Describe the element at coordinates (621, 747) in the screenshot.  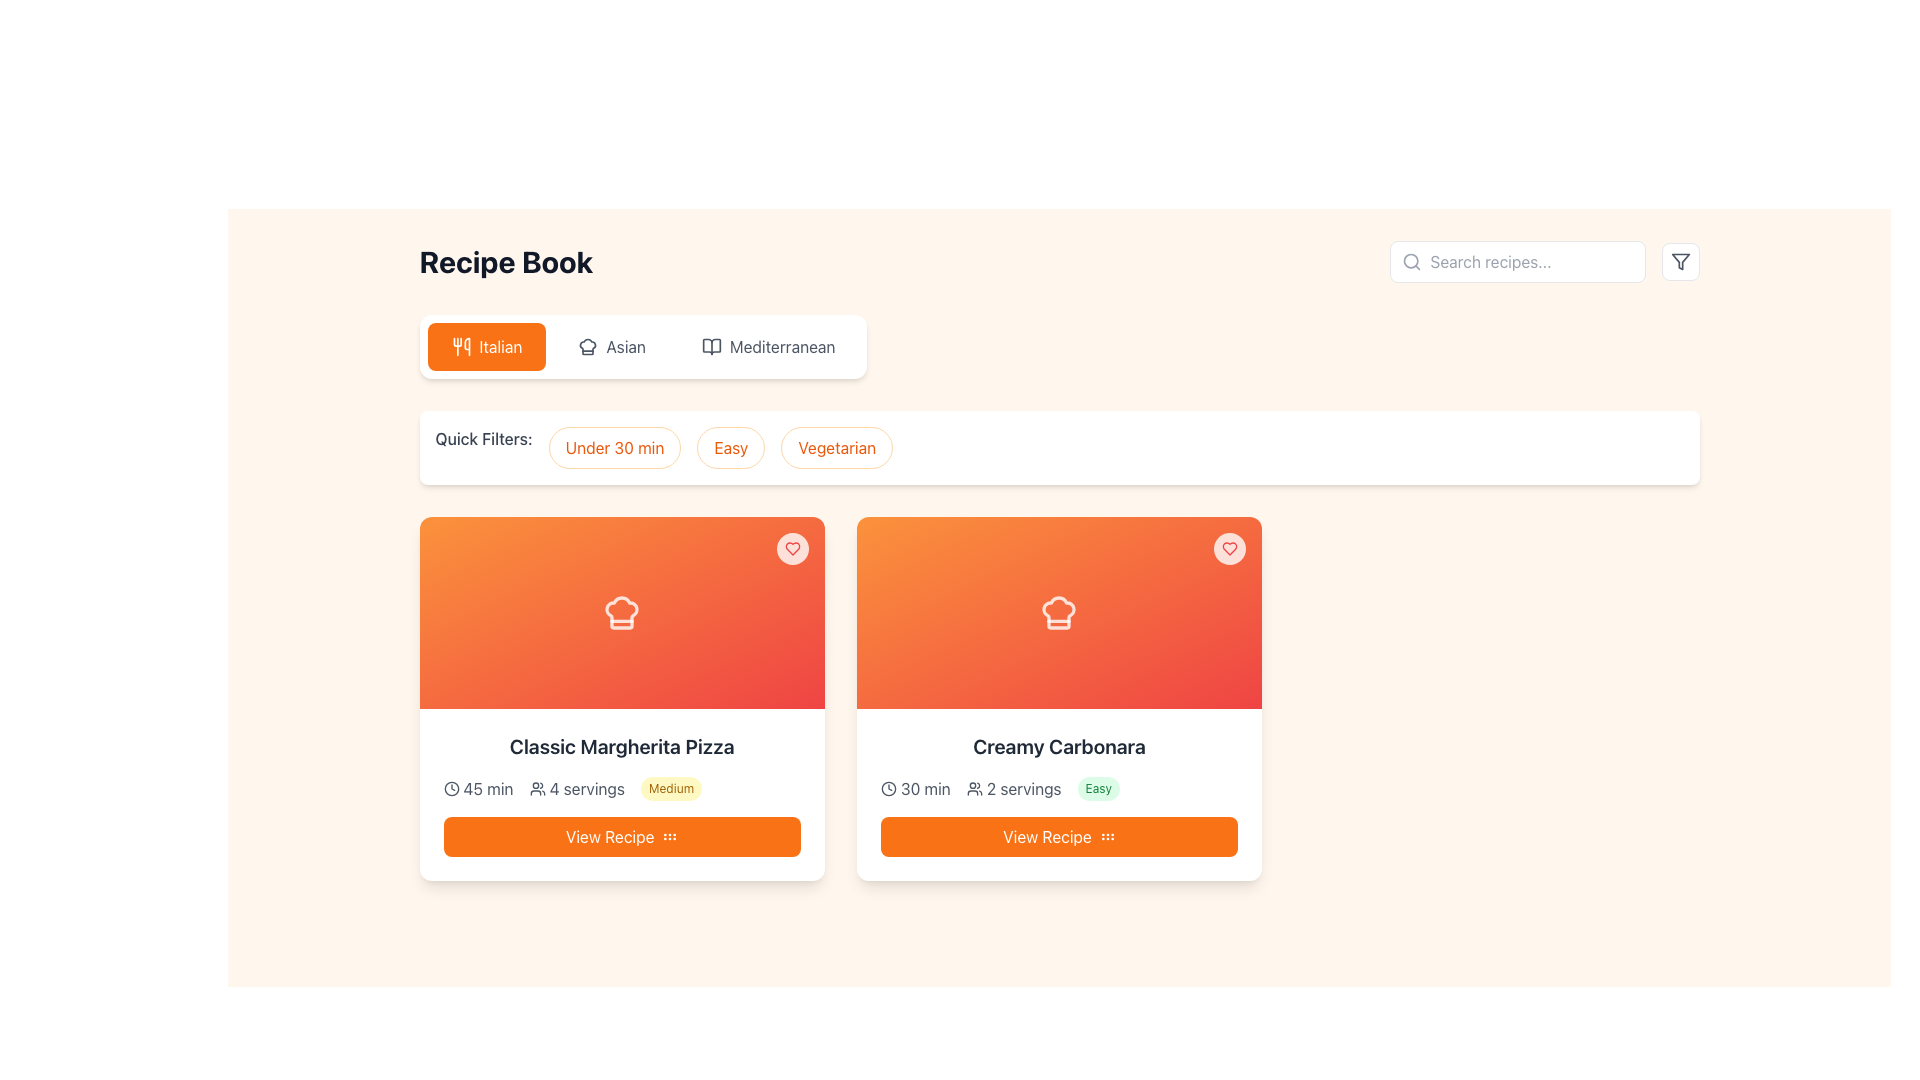
I see `the text label that reads 'Classic Margherita Pizza', which is styled with a large, bold font in dark gray, located near the top of the first recipe card` at that location.